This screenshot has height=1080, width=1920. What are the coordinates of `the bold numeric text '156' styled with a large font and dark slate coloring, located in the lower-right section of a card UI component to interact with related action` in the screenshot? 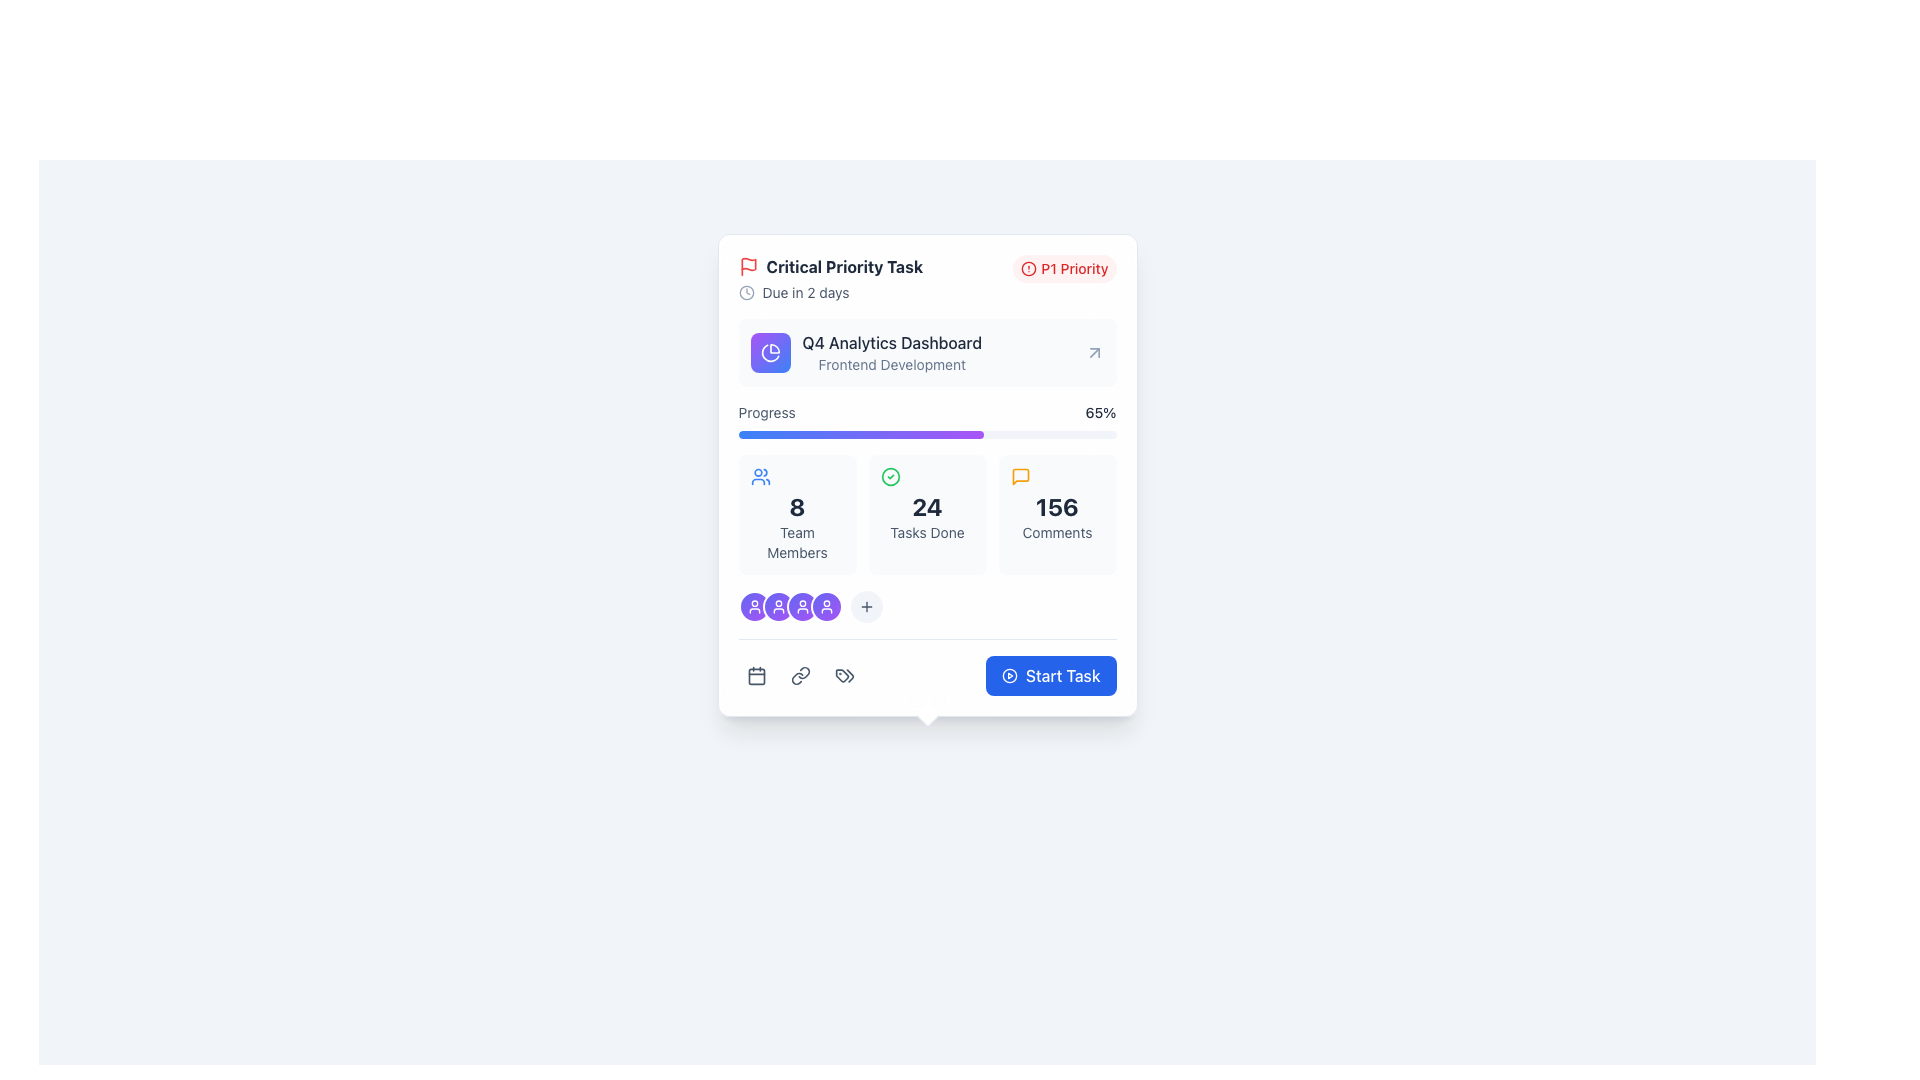 It's located at (1056, 505).